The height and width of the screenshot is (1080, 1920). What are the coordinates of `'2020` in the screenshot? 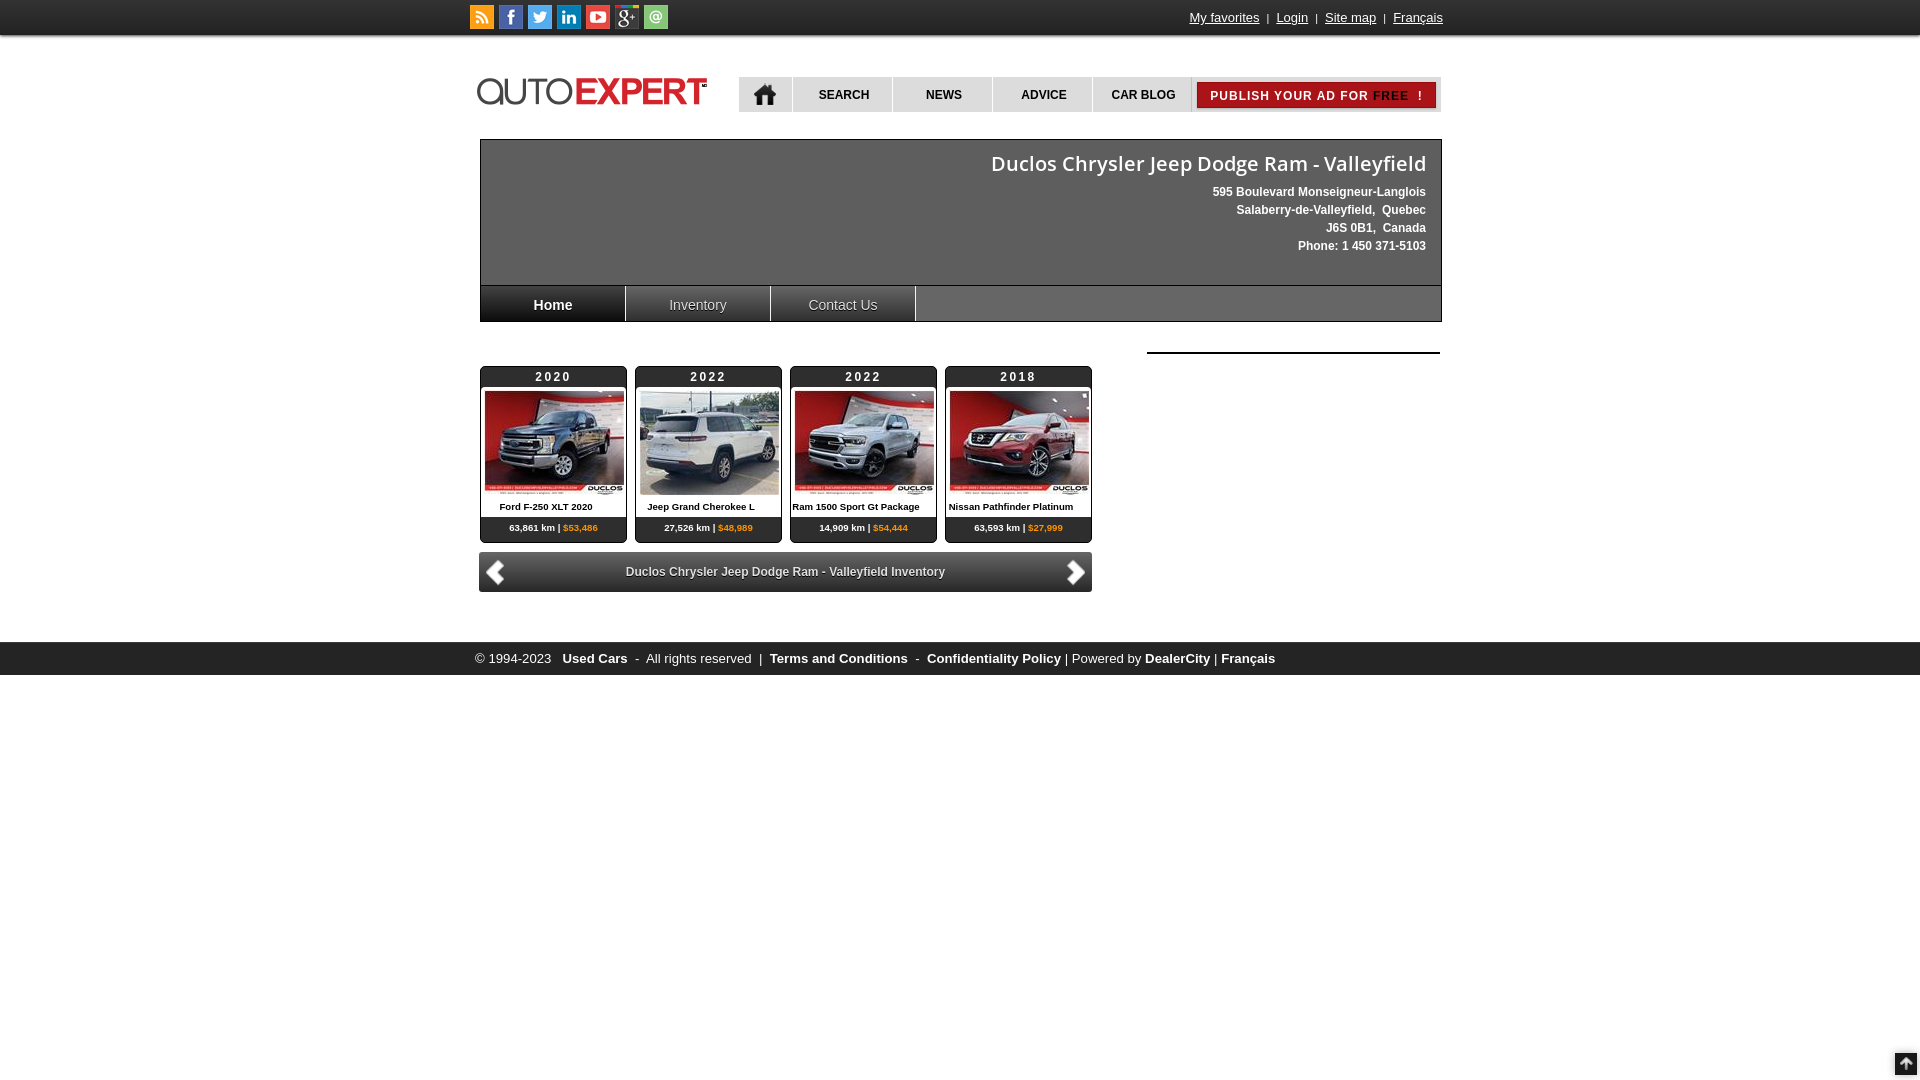 It's located at (553, 441).